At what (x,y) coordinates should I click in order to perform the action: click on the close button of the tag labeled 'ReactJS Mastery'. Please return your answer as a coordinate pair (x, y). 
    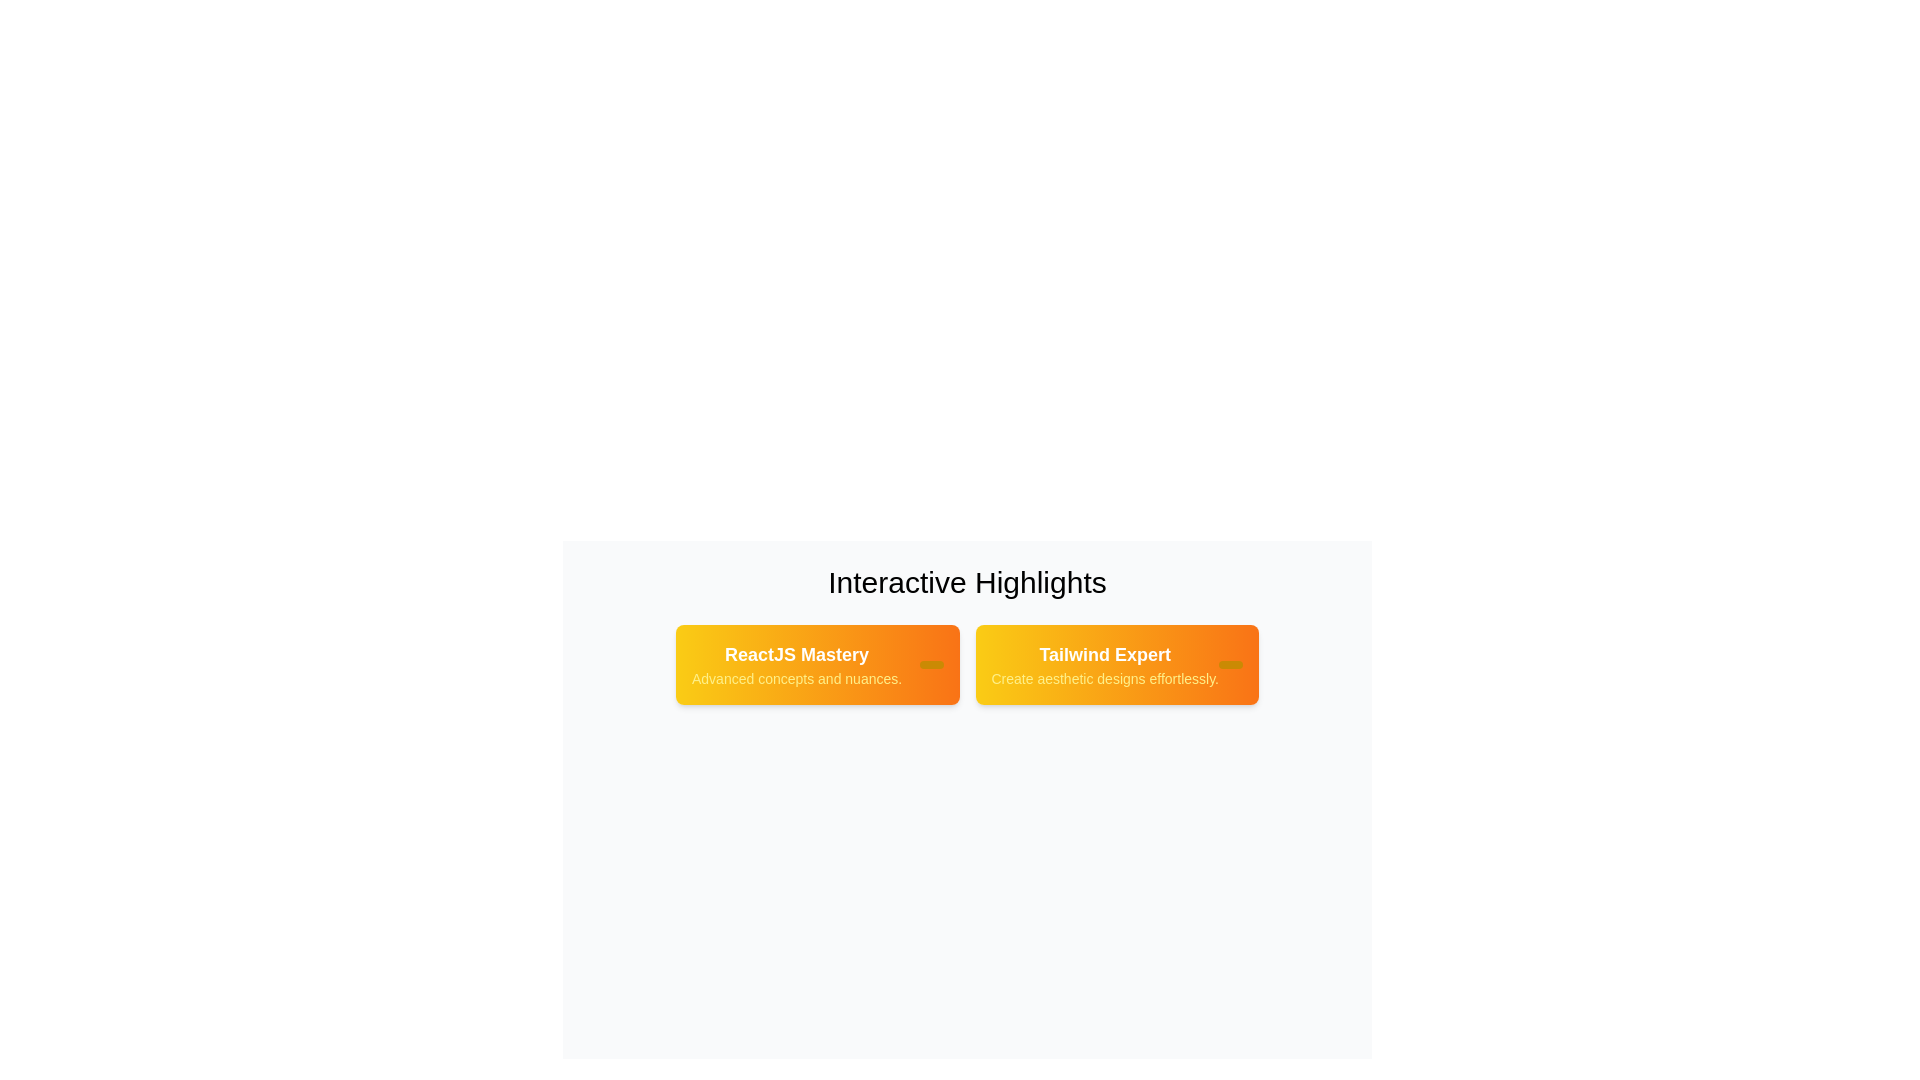
    Looking at the image, I should click on (930, 664).